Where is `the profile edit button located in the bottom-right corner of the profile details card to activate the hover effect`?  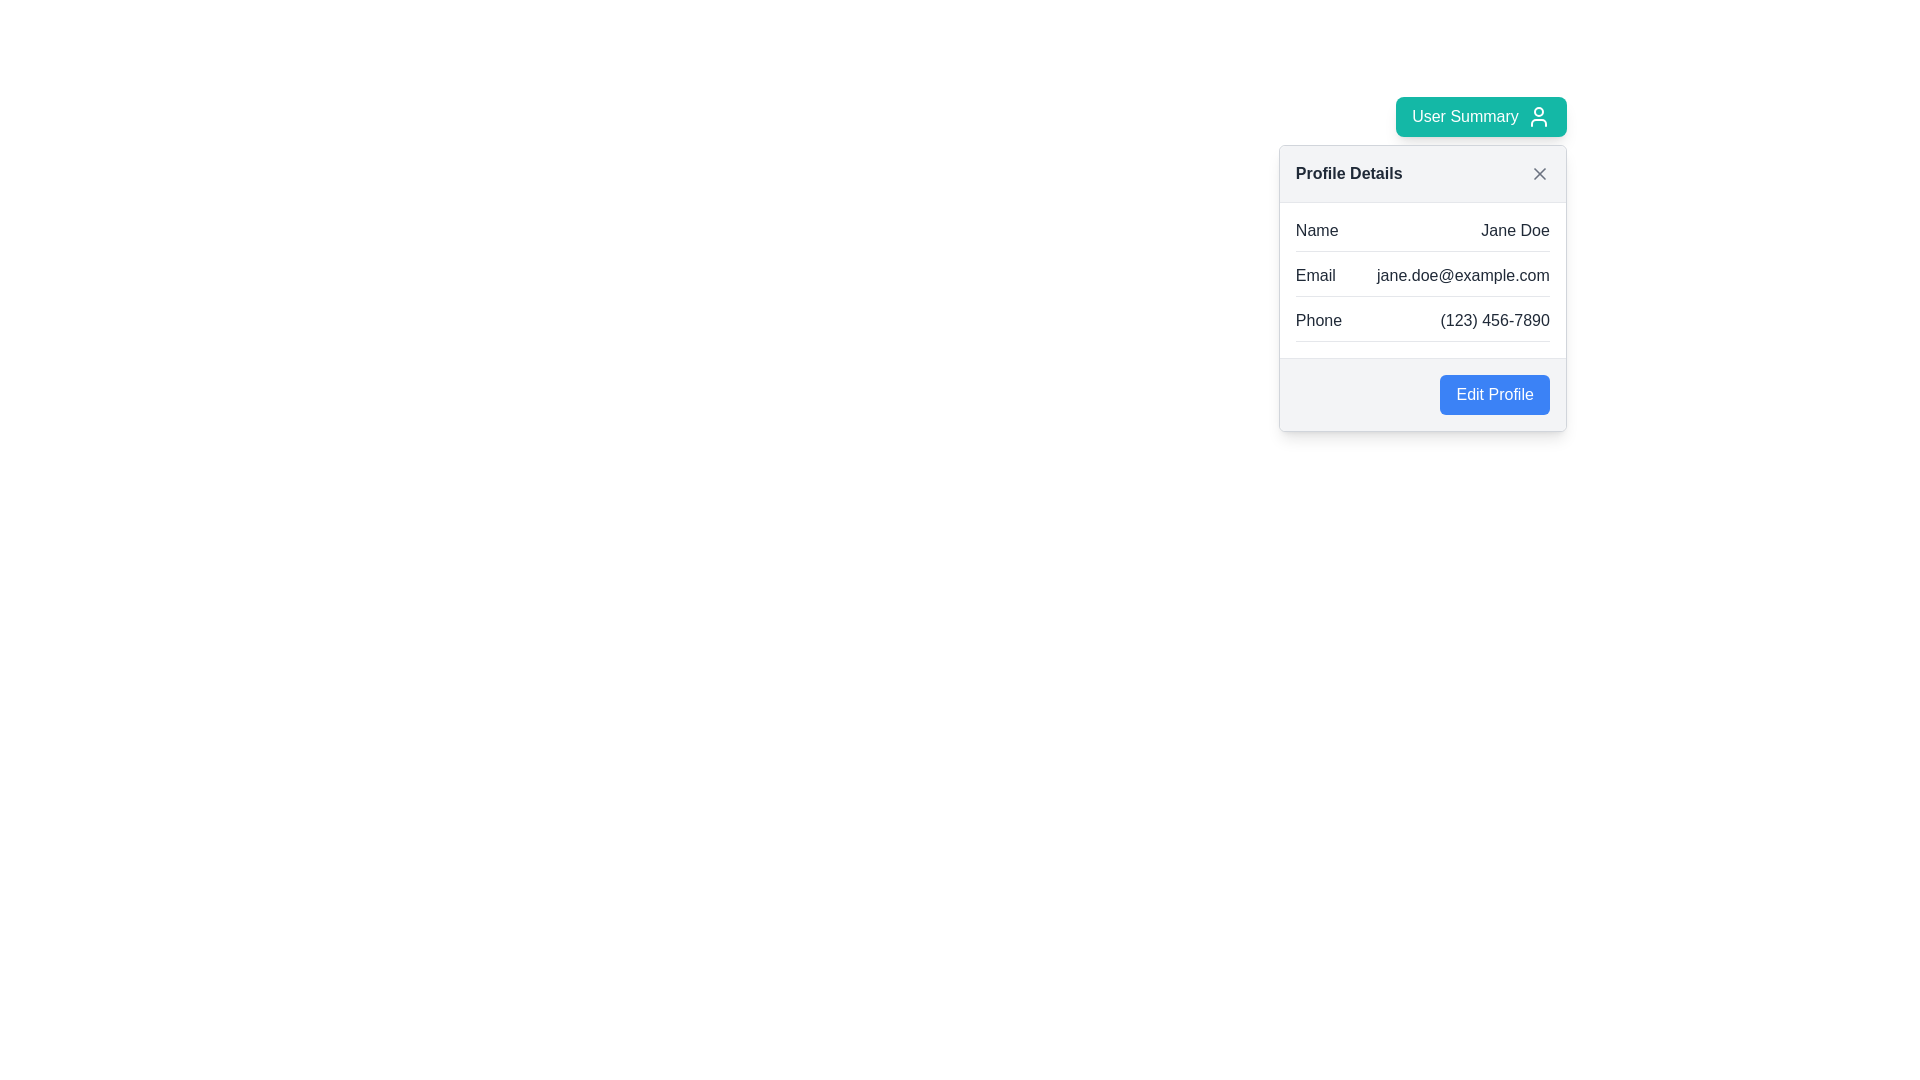
the profile edit button located in the bottom-right corner of the profile details card to activate the hover effect is located at coordinates (1495, 394).